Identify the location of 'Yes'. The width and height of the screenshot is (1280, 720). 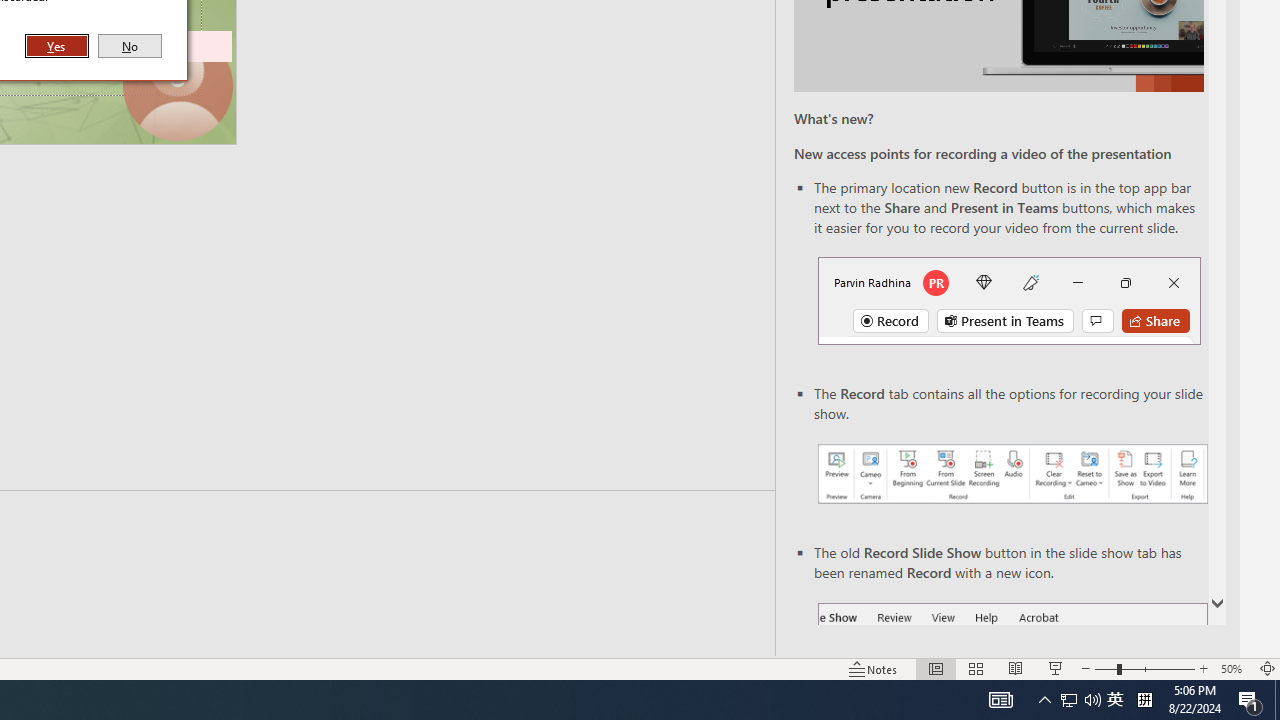
(57, 45).